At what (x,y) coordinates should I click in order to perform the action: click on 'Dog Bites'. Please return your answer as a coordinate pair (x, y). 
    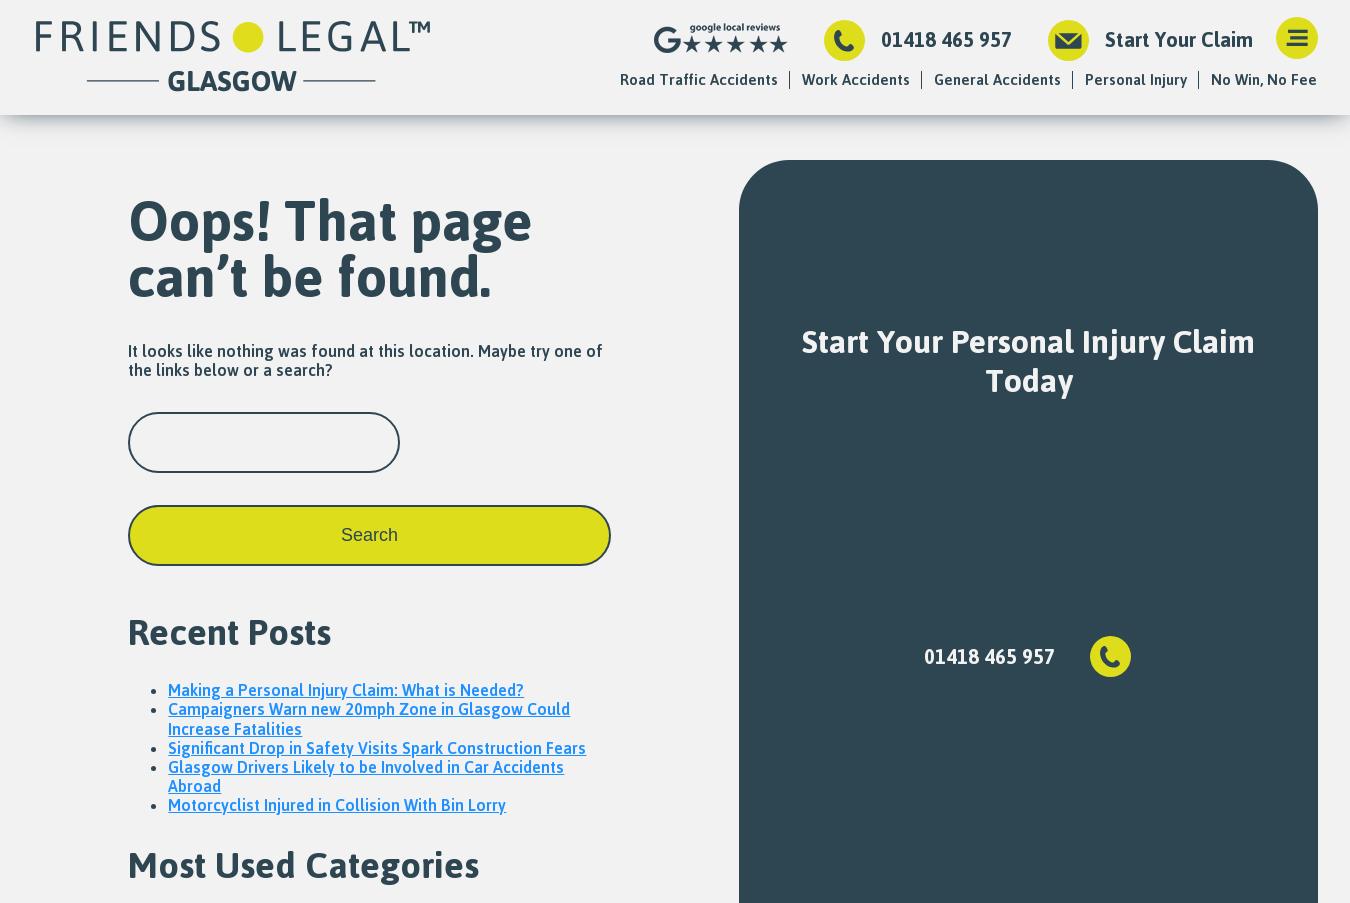
    Looking at the image, I should click on (966, 450).